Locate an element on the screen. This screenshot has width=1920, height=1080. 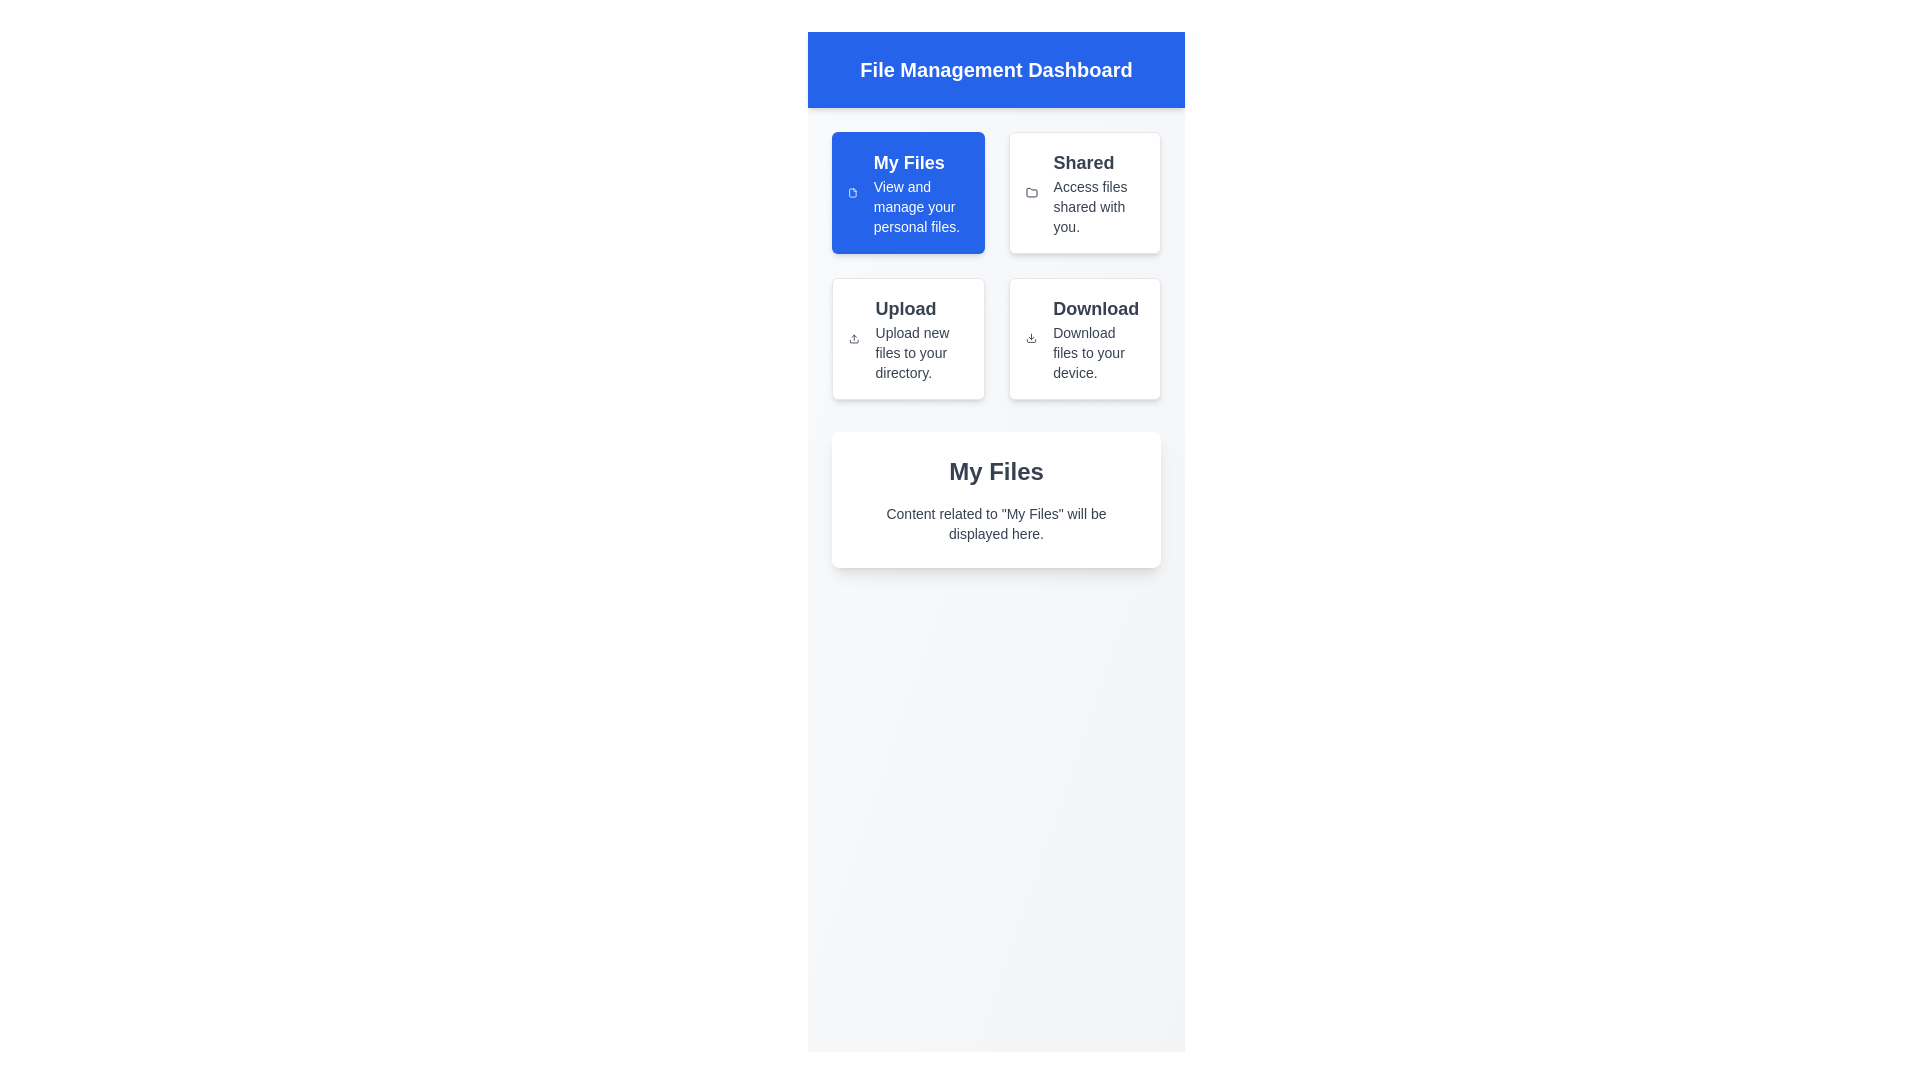
the title text of the card that indicates the primary action of downloading files, located in the second column of the second row of the grid layout is located at coordinates (1097, 308).